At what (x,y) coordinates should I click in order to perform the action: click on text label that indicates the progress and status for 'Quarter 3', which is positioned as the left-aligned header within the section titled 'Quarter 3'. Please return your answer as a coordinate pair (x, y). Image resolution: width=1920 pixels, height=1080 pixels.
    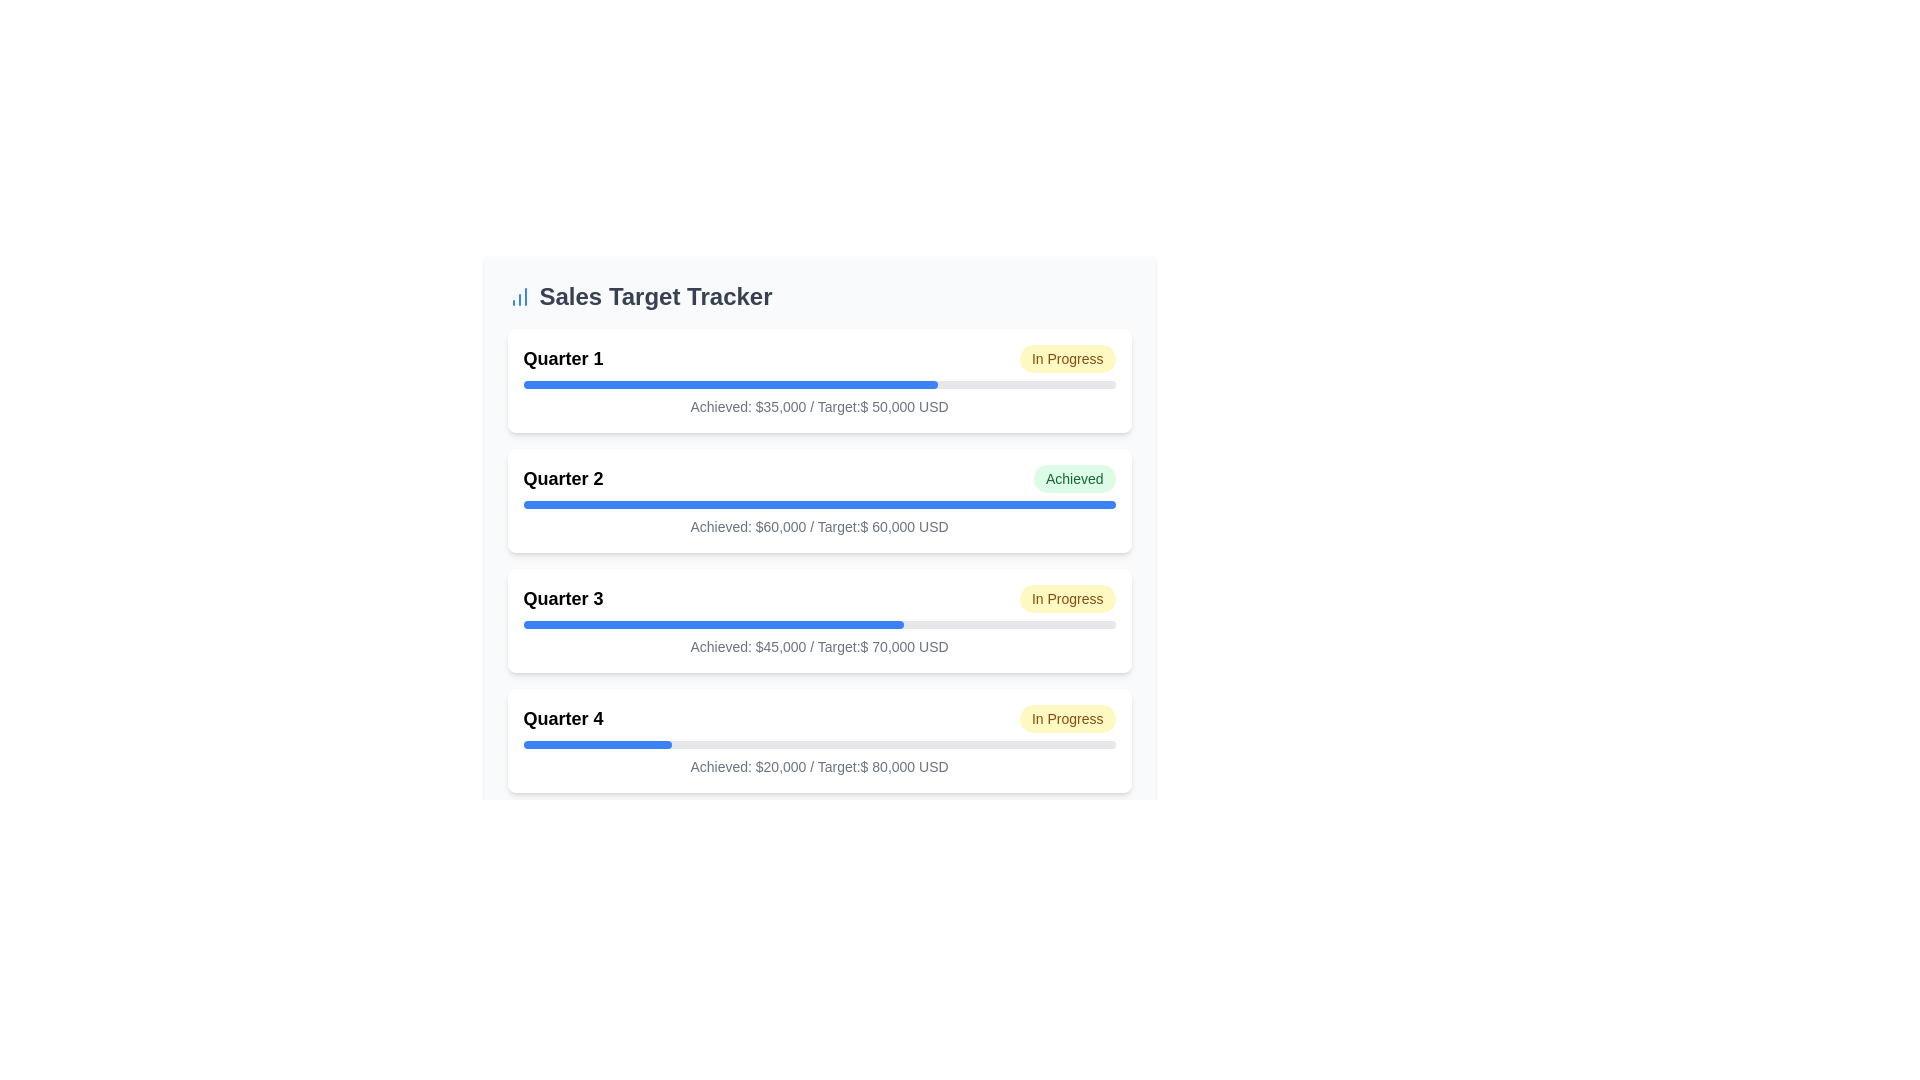
    Looking at the image, I should click on (562, 597).